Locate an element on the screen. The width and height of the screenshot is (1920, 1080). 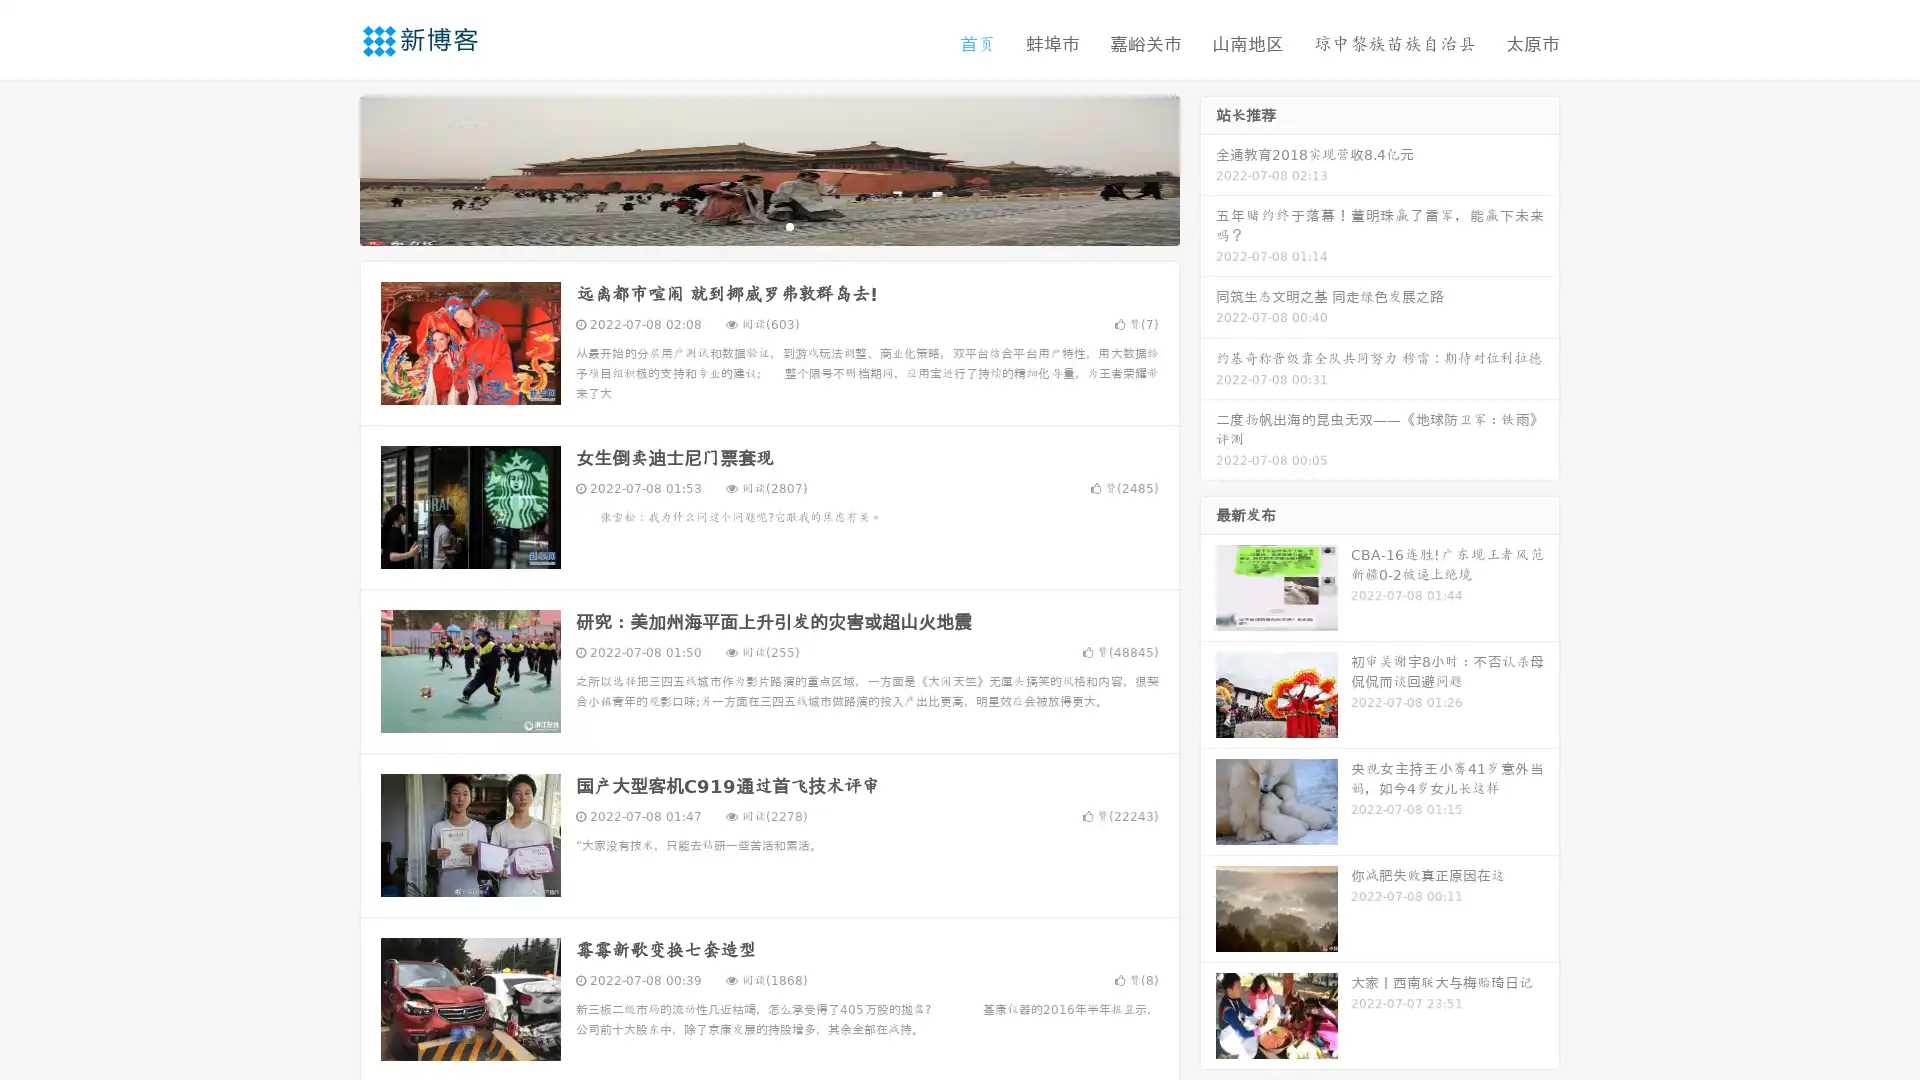
Next slide is located at coordinates (1208, 168).